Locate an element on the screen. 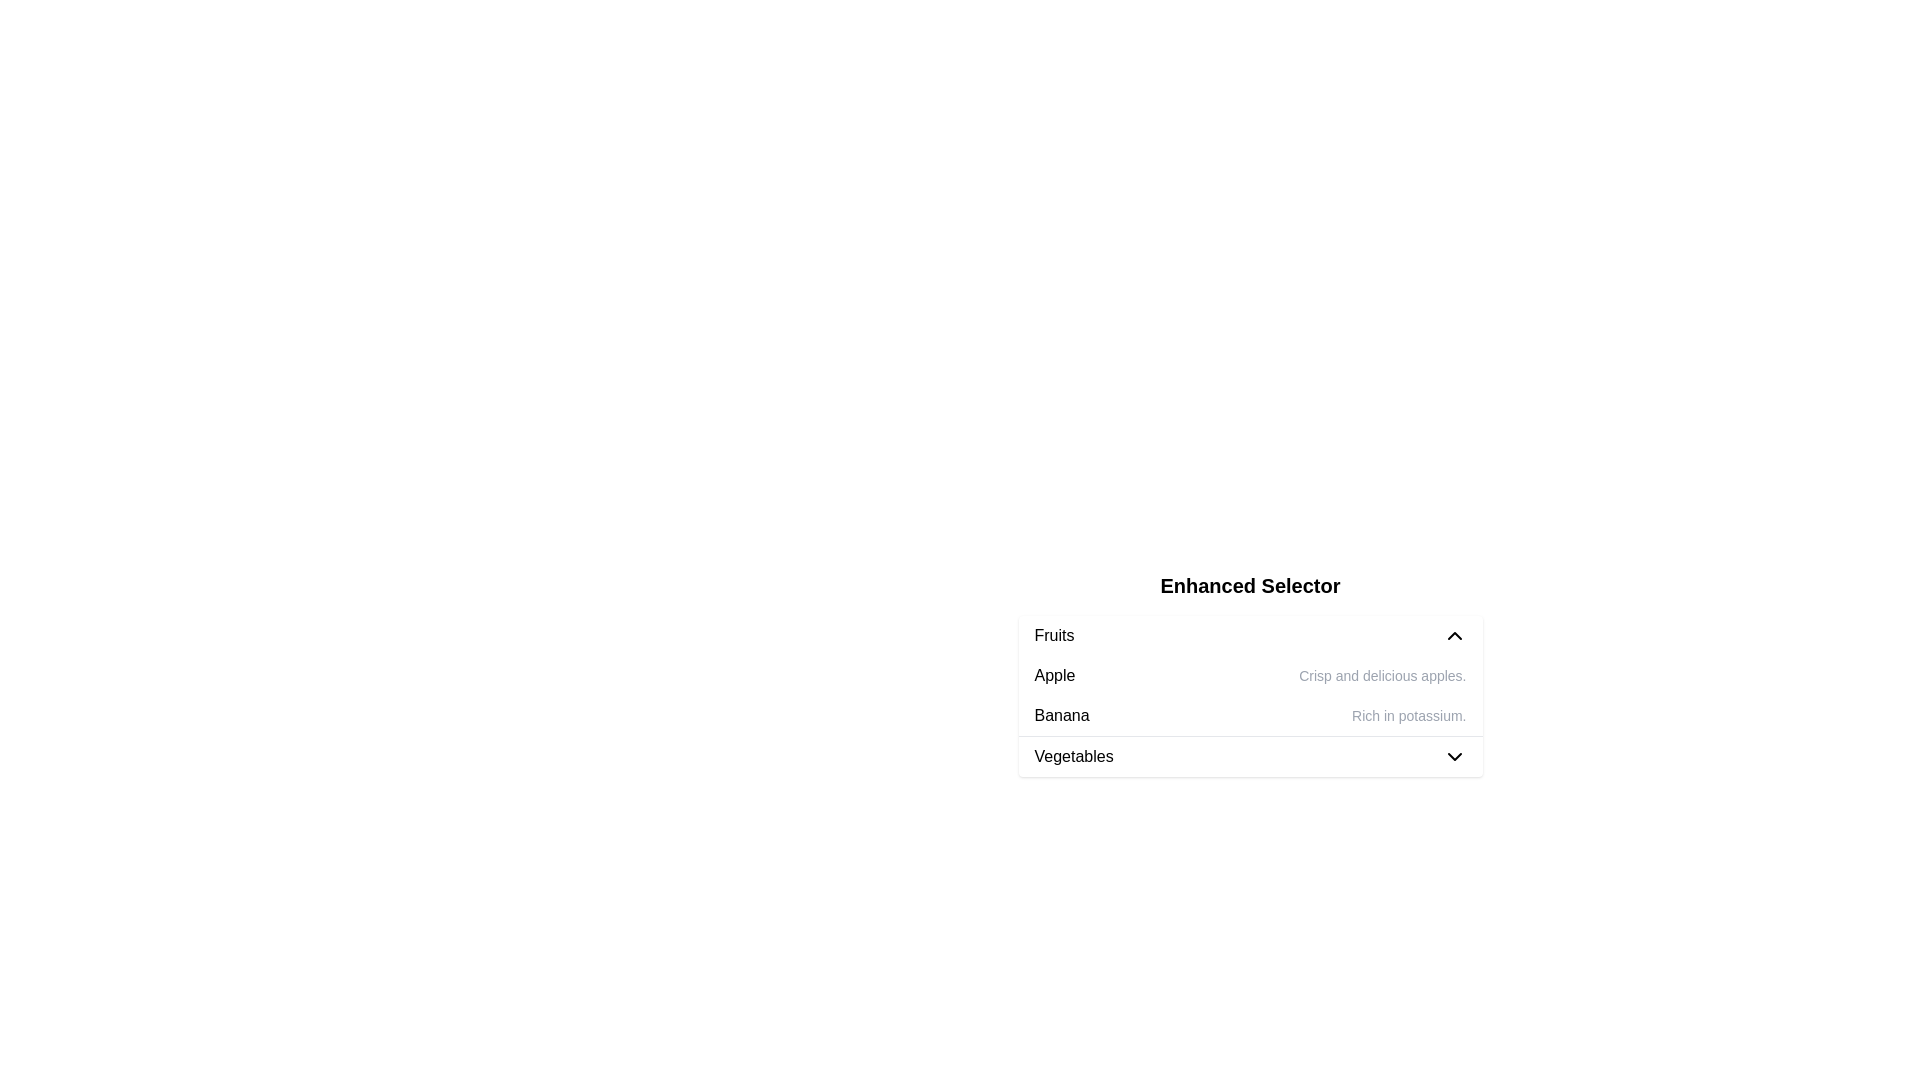 This screenshot has height=1080, width=1920. the 'Vegetables' category list item in the dropdown menu is located at coordinates (1249, 756).